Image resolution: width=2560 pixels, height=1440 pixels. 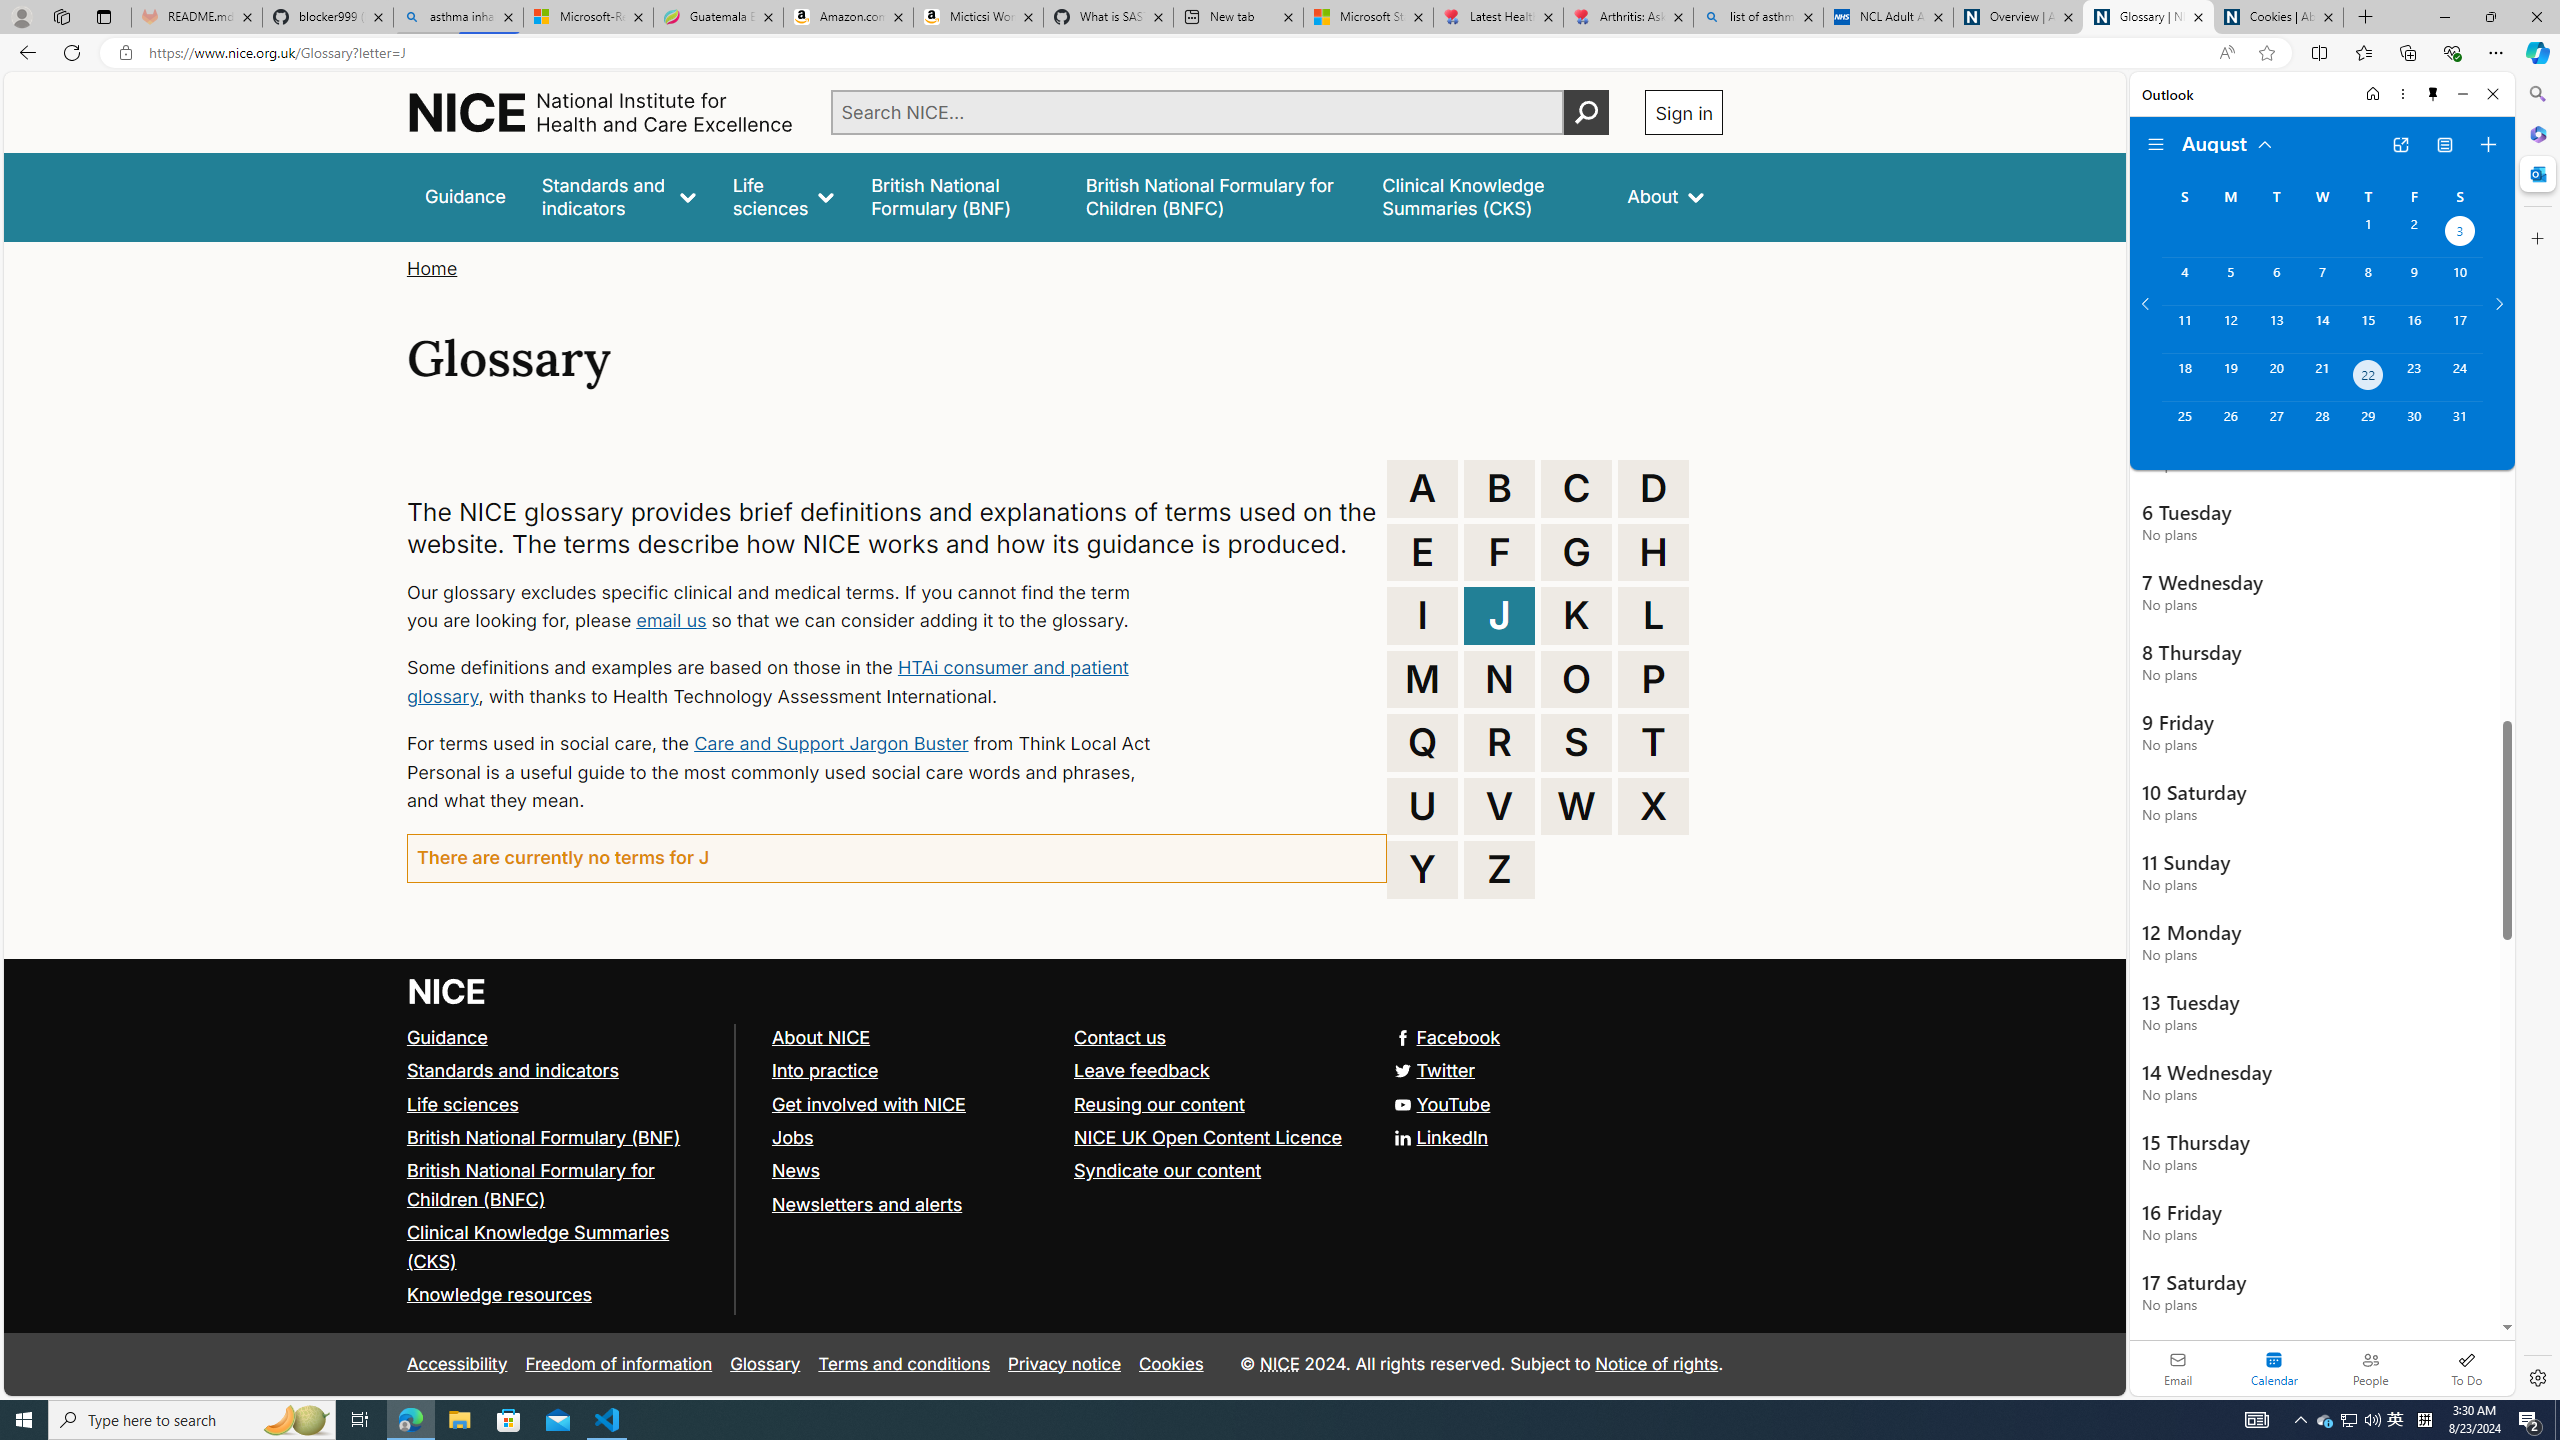 What do you see at coordinates (1442, 1135) in the screenshot?
I see `'LinkedIn'` at bounding box center [1442, 1135].